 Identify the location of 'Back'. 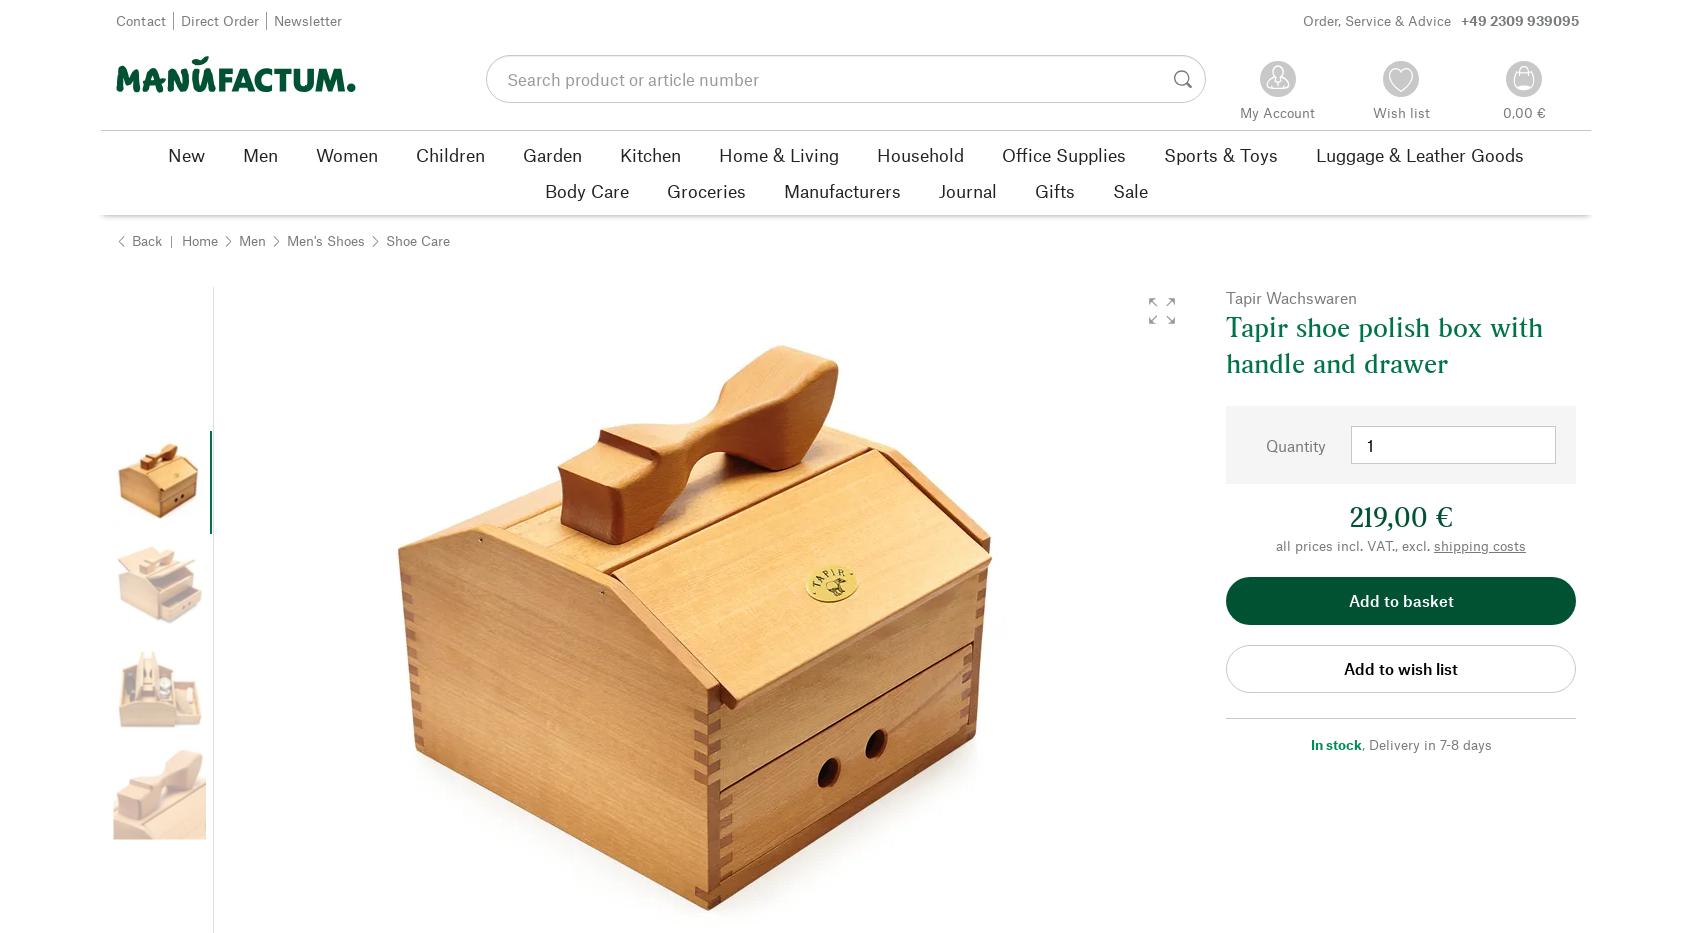
(146, 238).